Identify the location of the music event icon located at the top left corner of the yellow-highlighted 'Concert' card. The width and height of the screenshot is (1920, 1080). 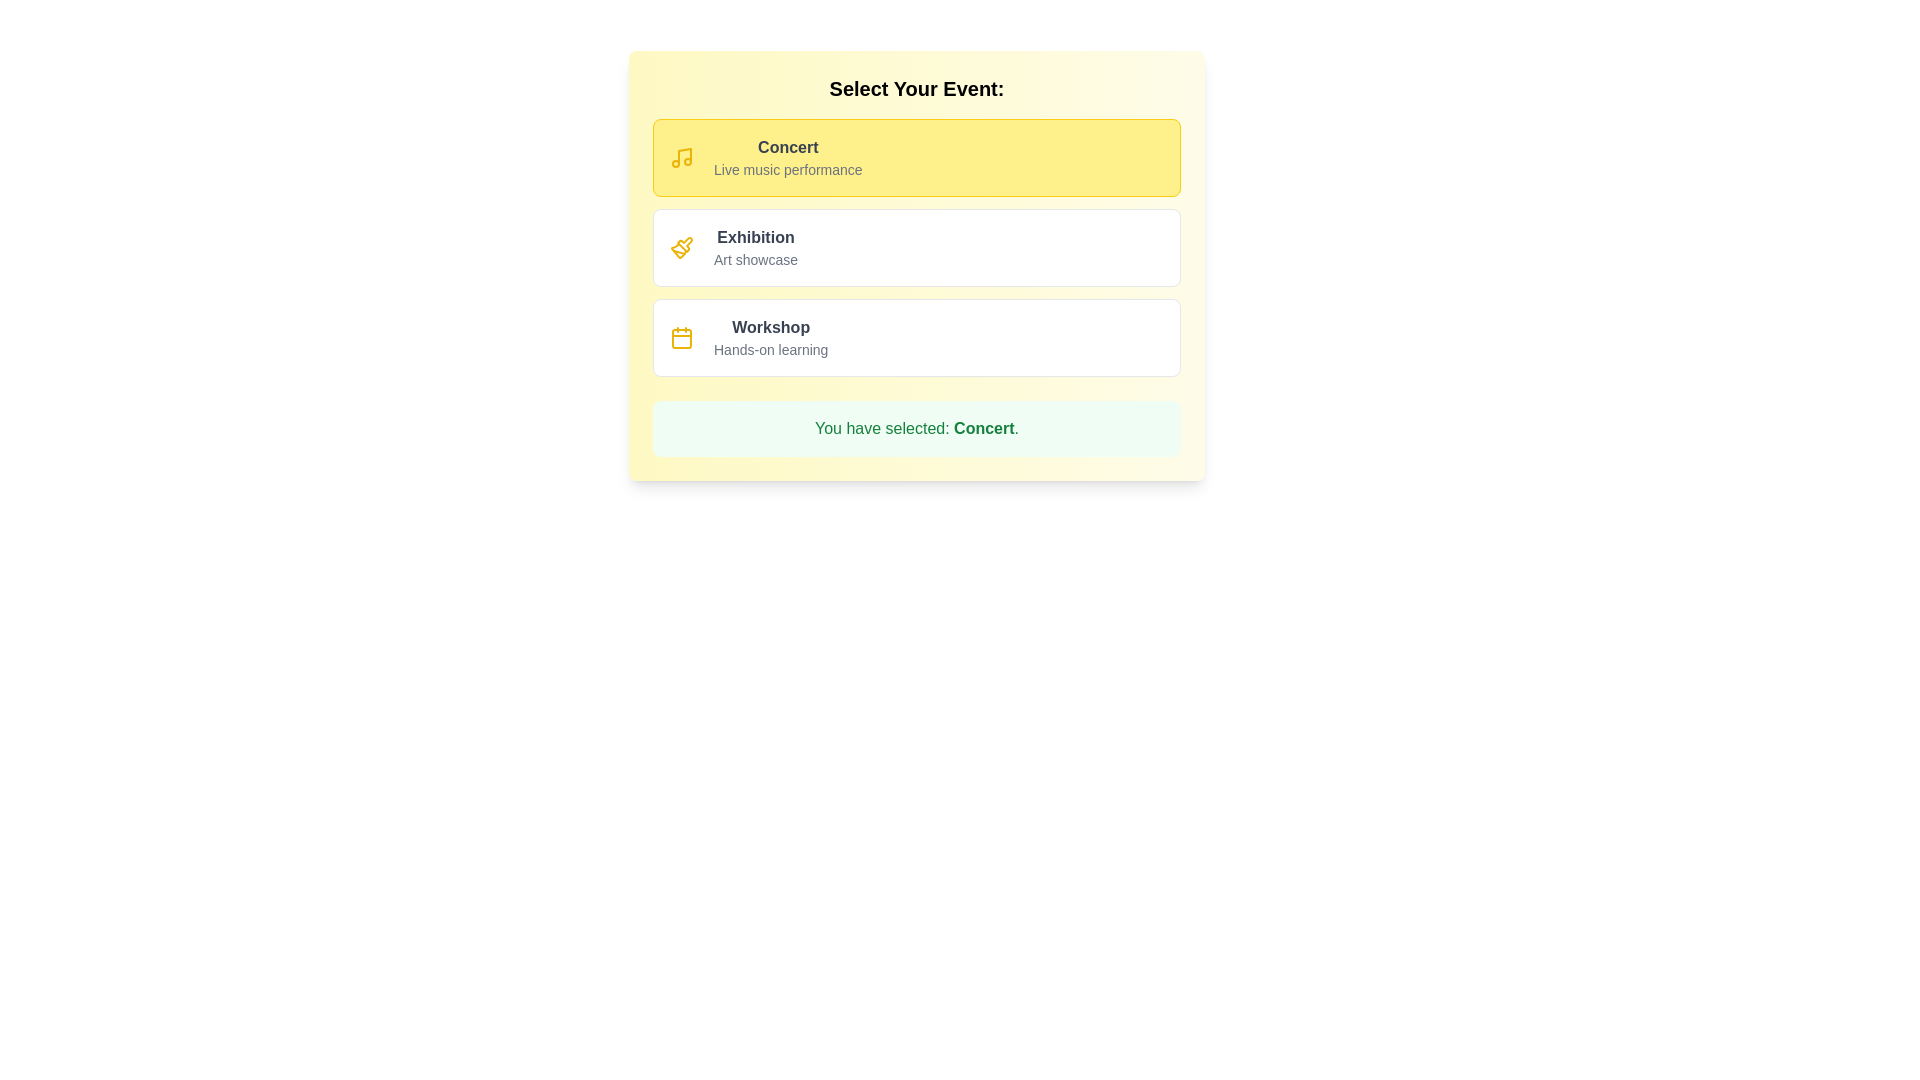
(681, 157).